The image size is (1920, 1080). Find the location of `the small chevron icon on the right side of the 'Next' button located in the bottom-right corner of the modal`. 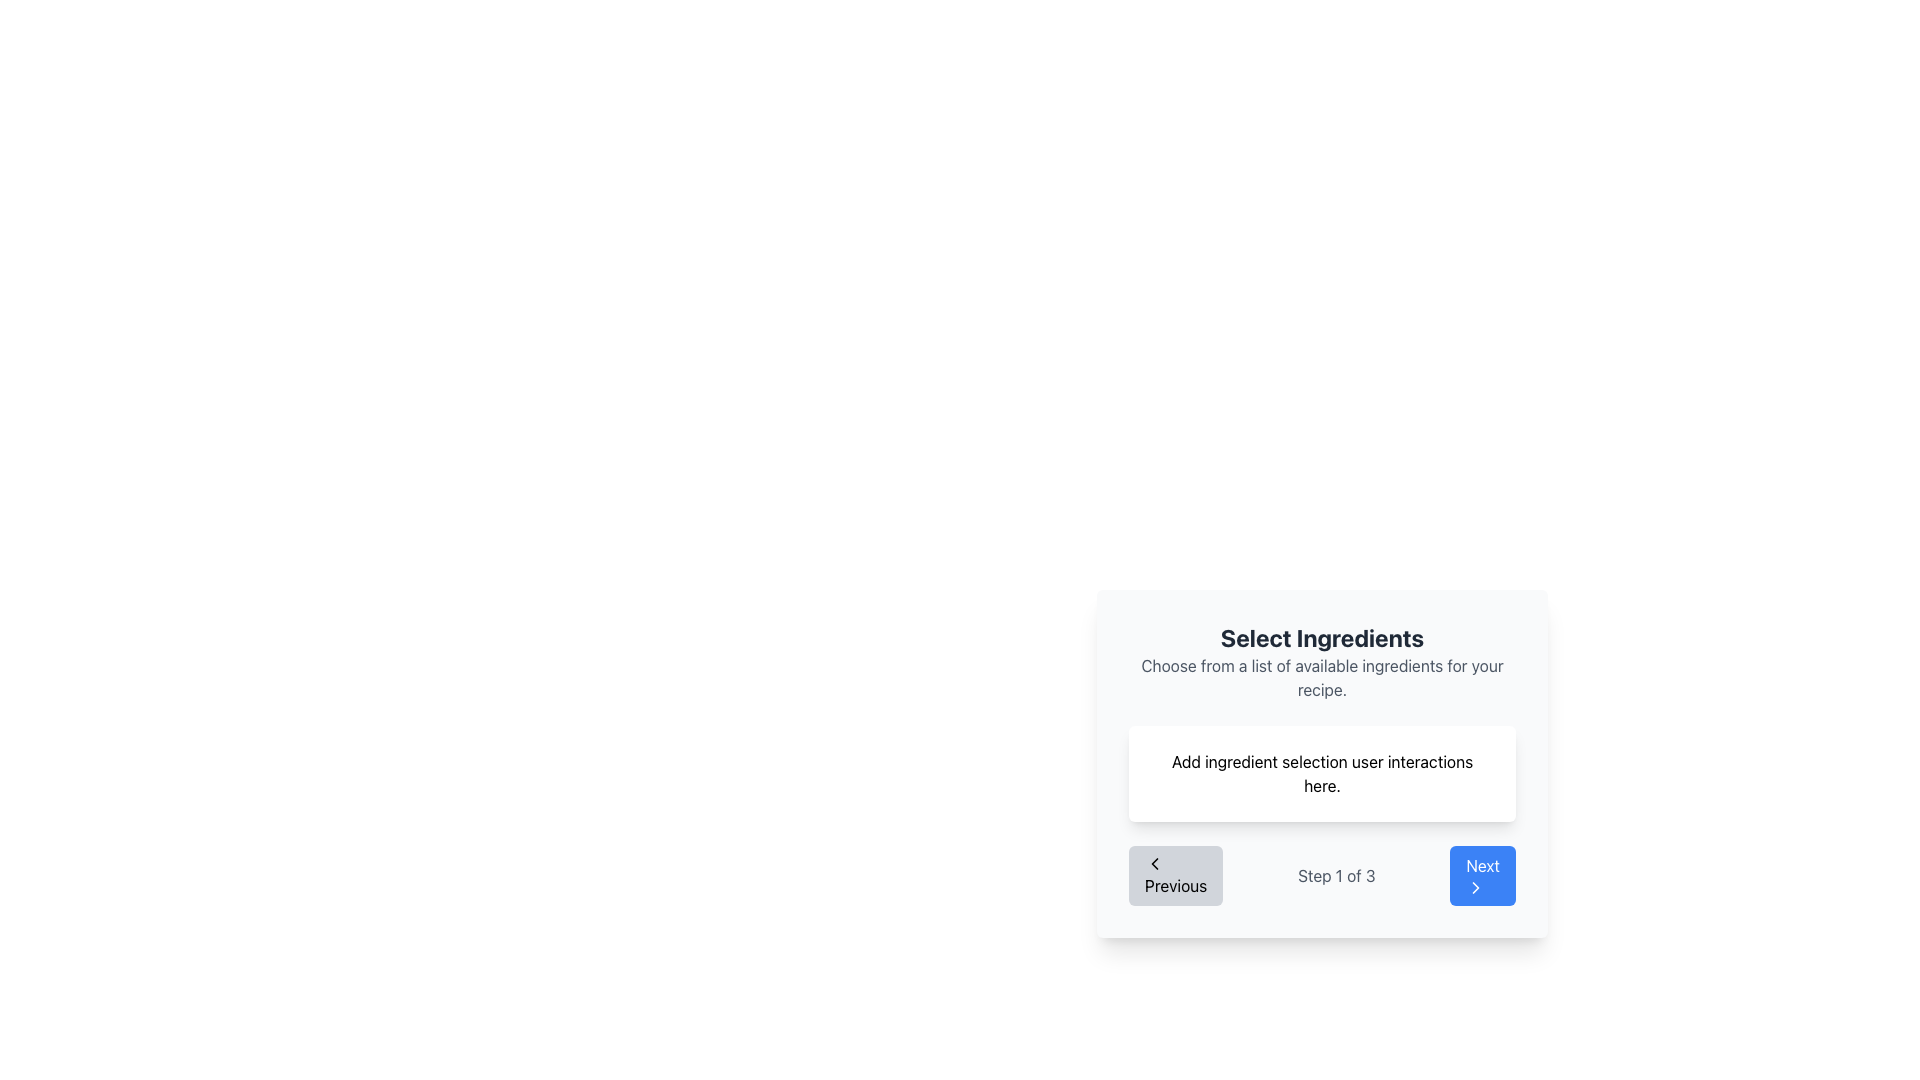

the small chevron icon on the right side of the 'Next' button located in the bottom-right corner of the modal is located at coordinates (1476, 886).